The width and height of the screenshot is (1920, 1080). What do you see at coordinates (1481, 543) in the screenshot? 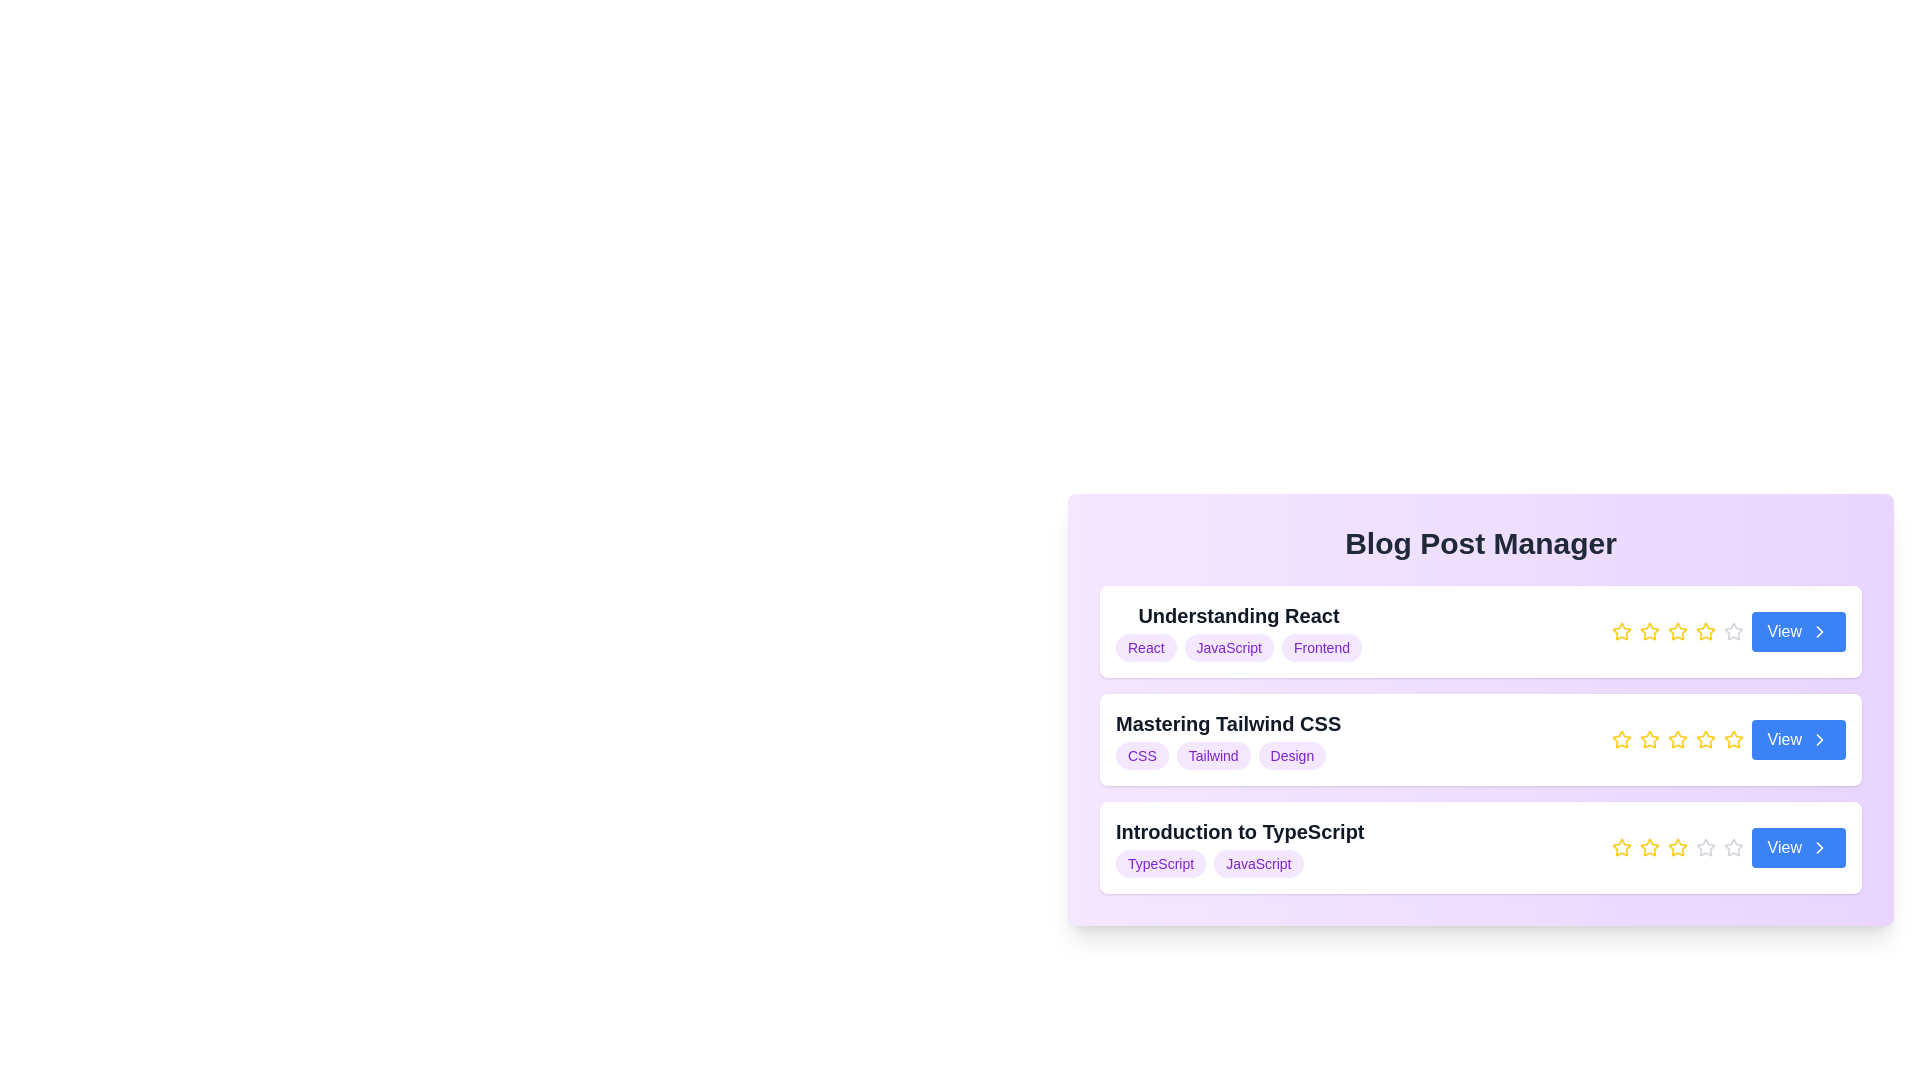
I see `the bold, large-sized text label that reads 'Blog Post Manager' at the top of the card interface with a gradient purple background` at bounding box center [1481, 543].